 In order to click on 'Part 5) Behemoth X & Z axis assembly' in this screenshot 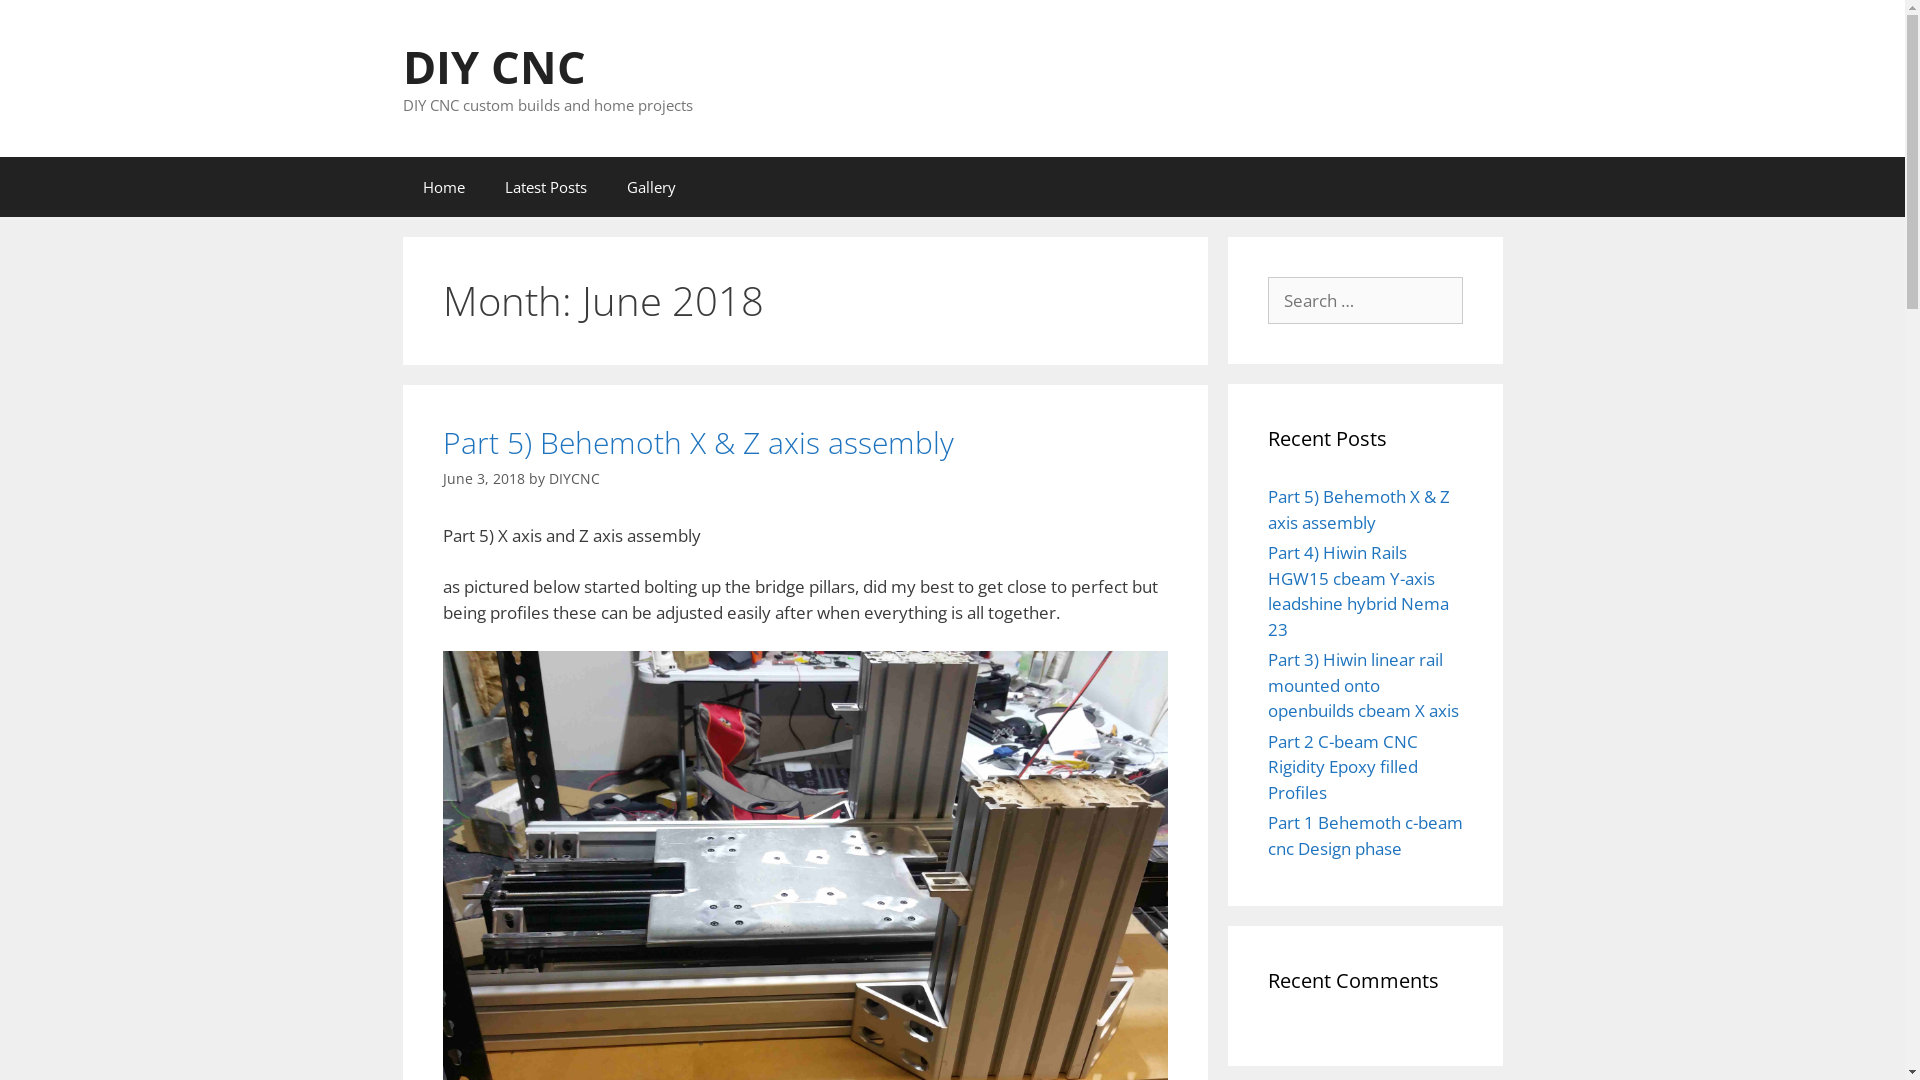, I will do `click(1358, 508)`.